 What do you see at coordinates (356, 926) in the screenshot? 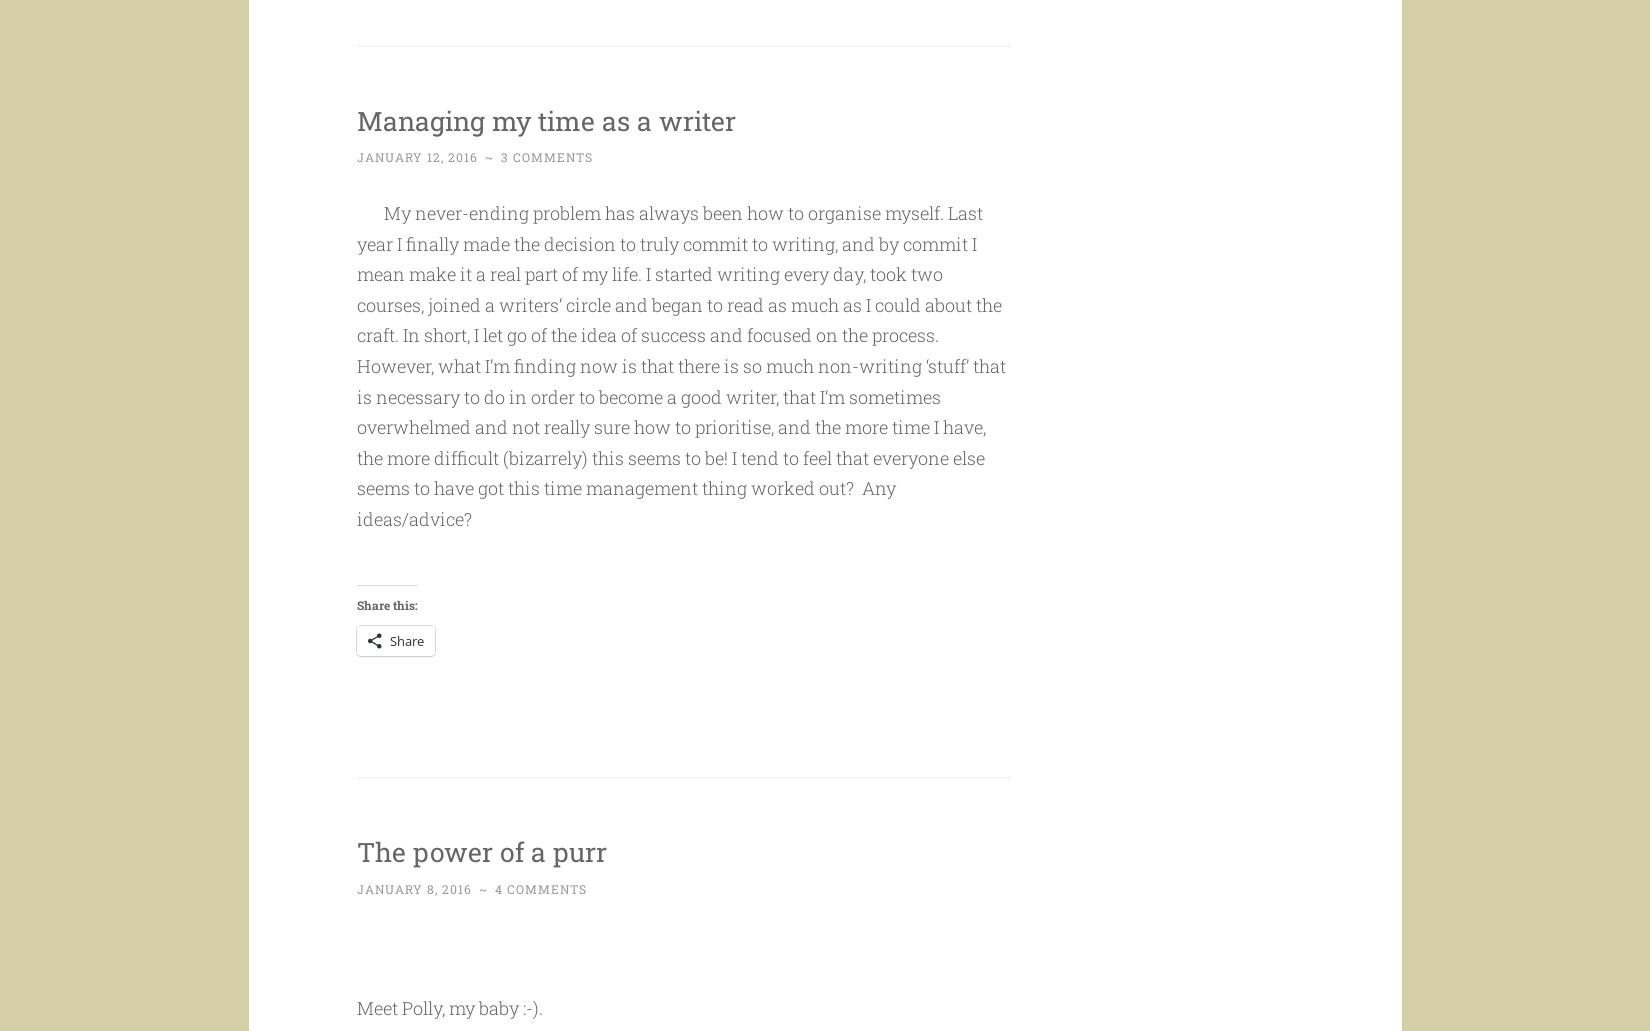
I see `'January 8, 2016'` at bounding box center [356, 926].